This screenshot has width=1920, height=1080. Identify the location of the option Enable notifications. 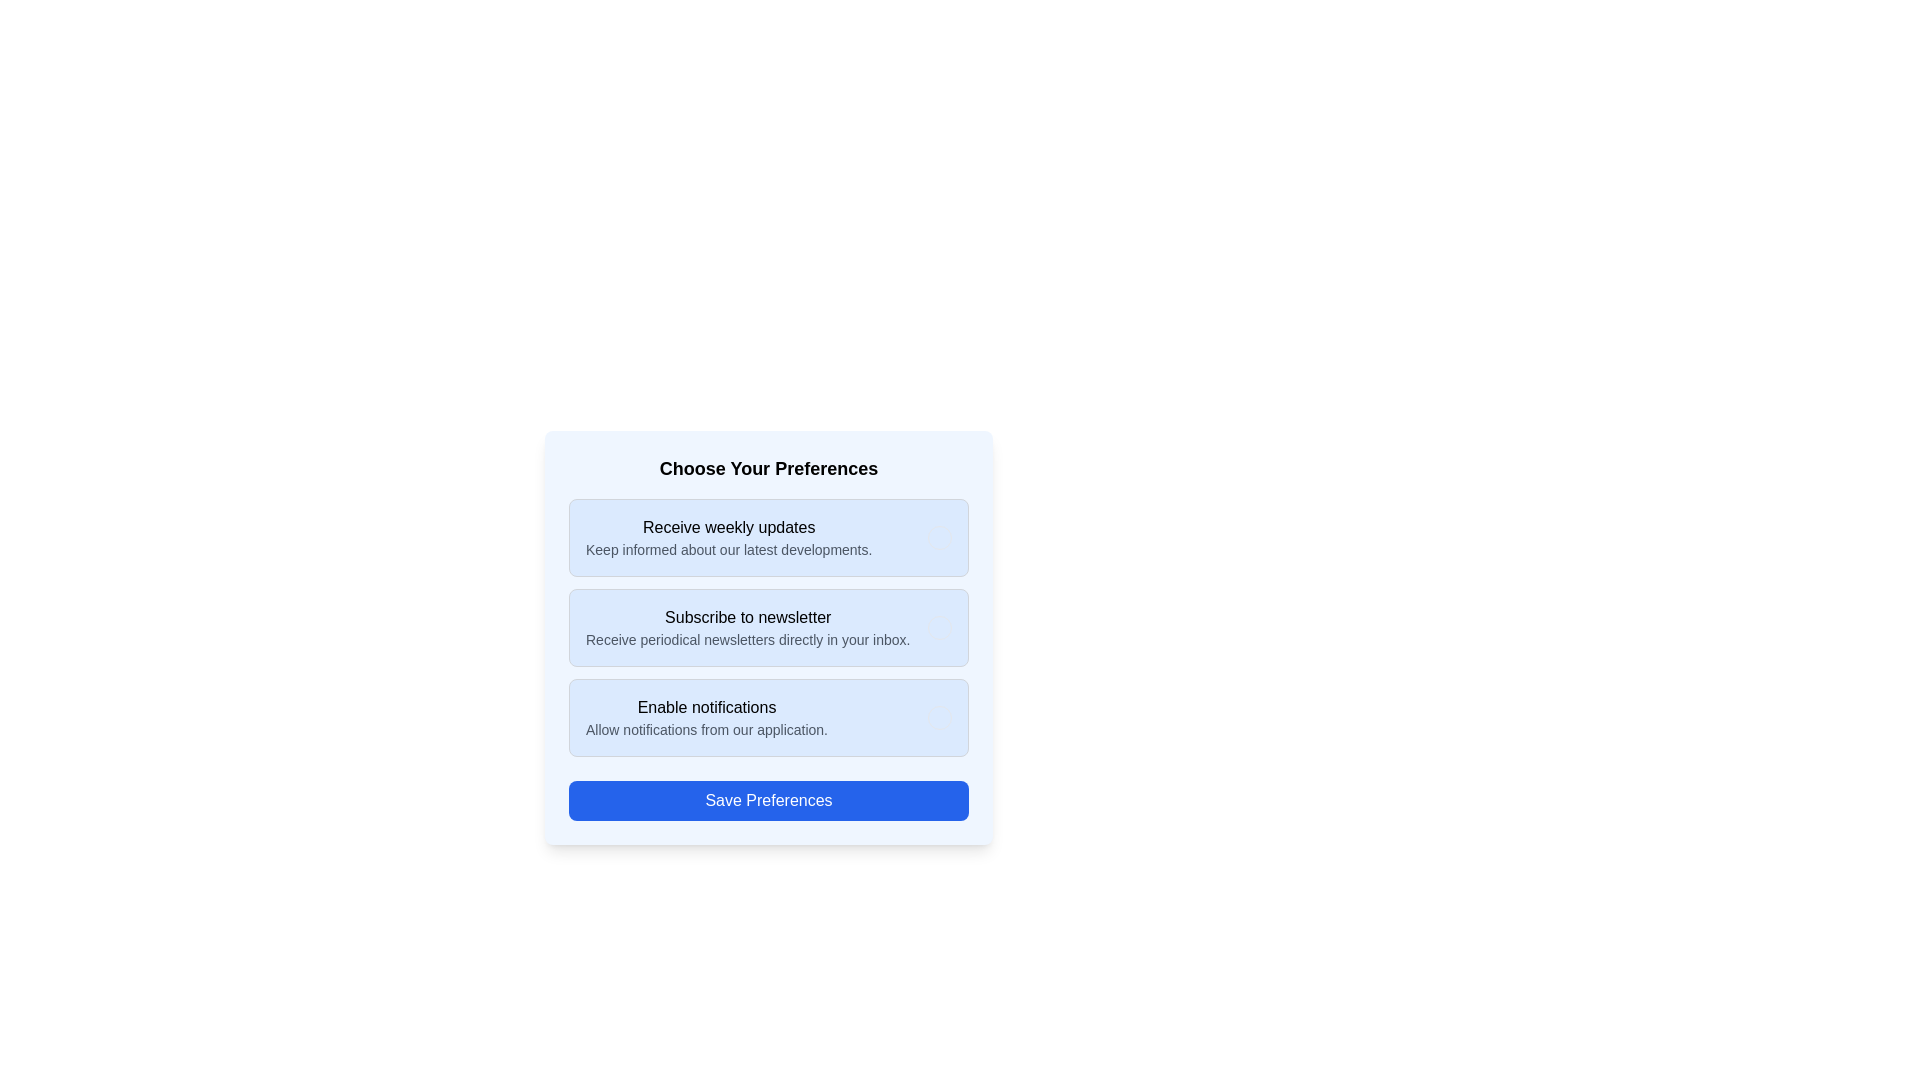
(939, 716).